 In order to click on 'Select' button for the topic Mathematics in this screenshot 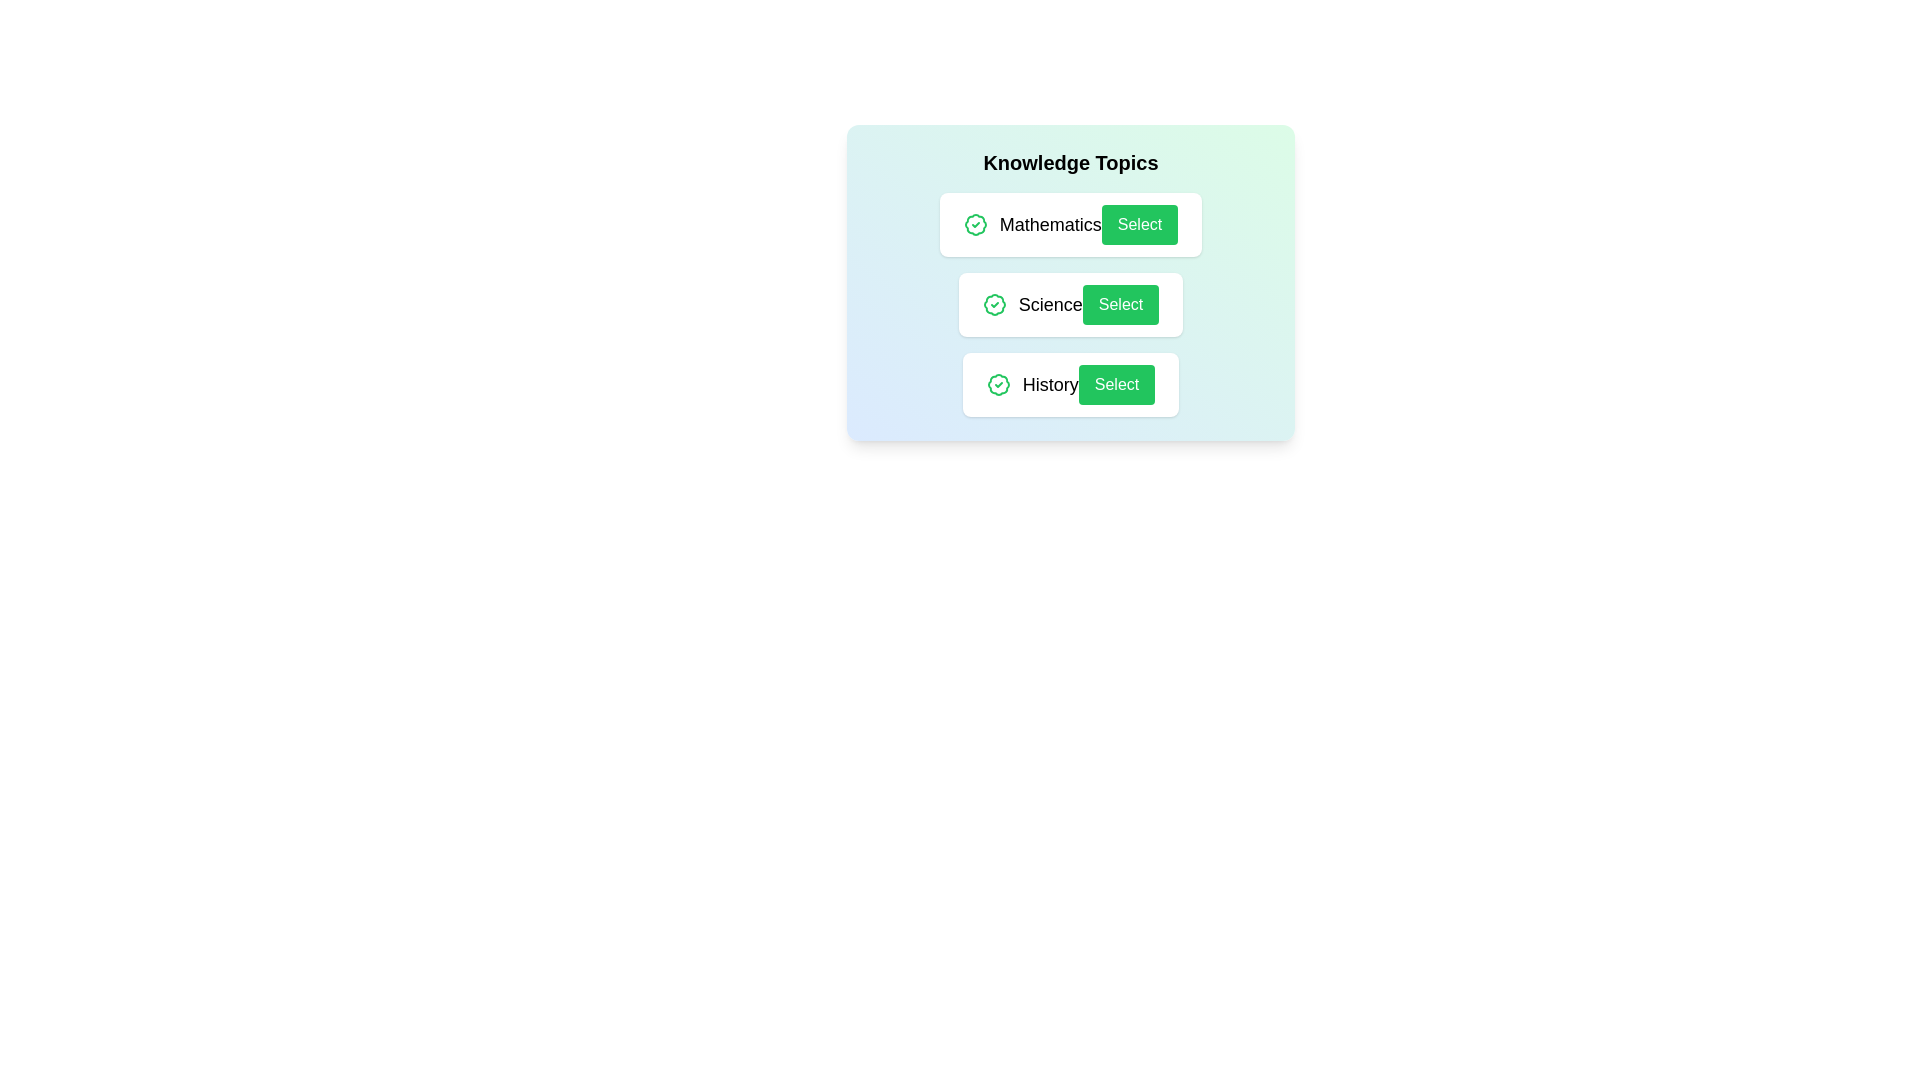, I will do `click(1140, 224)`.